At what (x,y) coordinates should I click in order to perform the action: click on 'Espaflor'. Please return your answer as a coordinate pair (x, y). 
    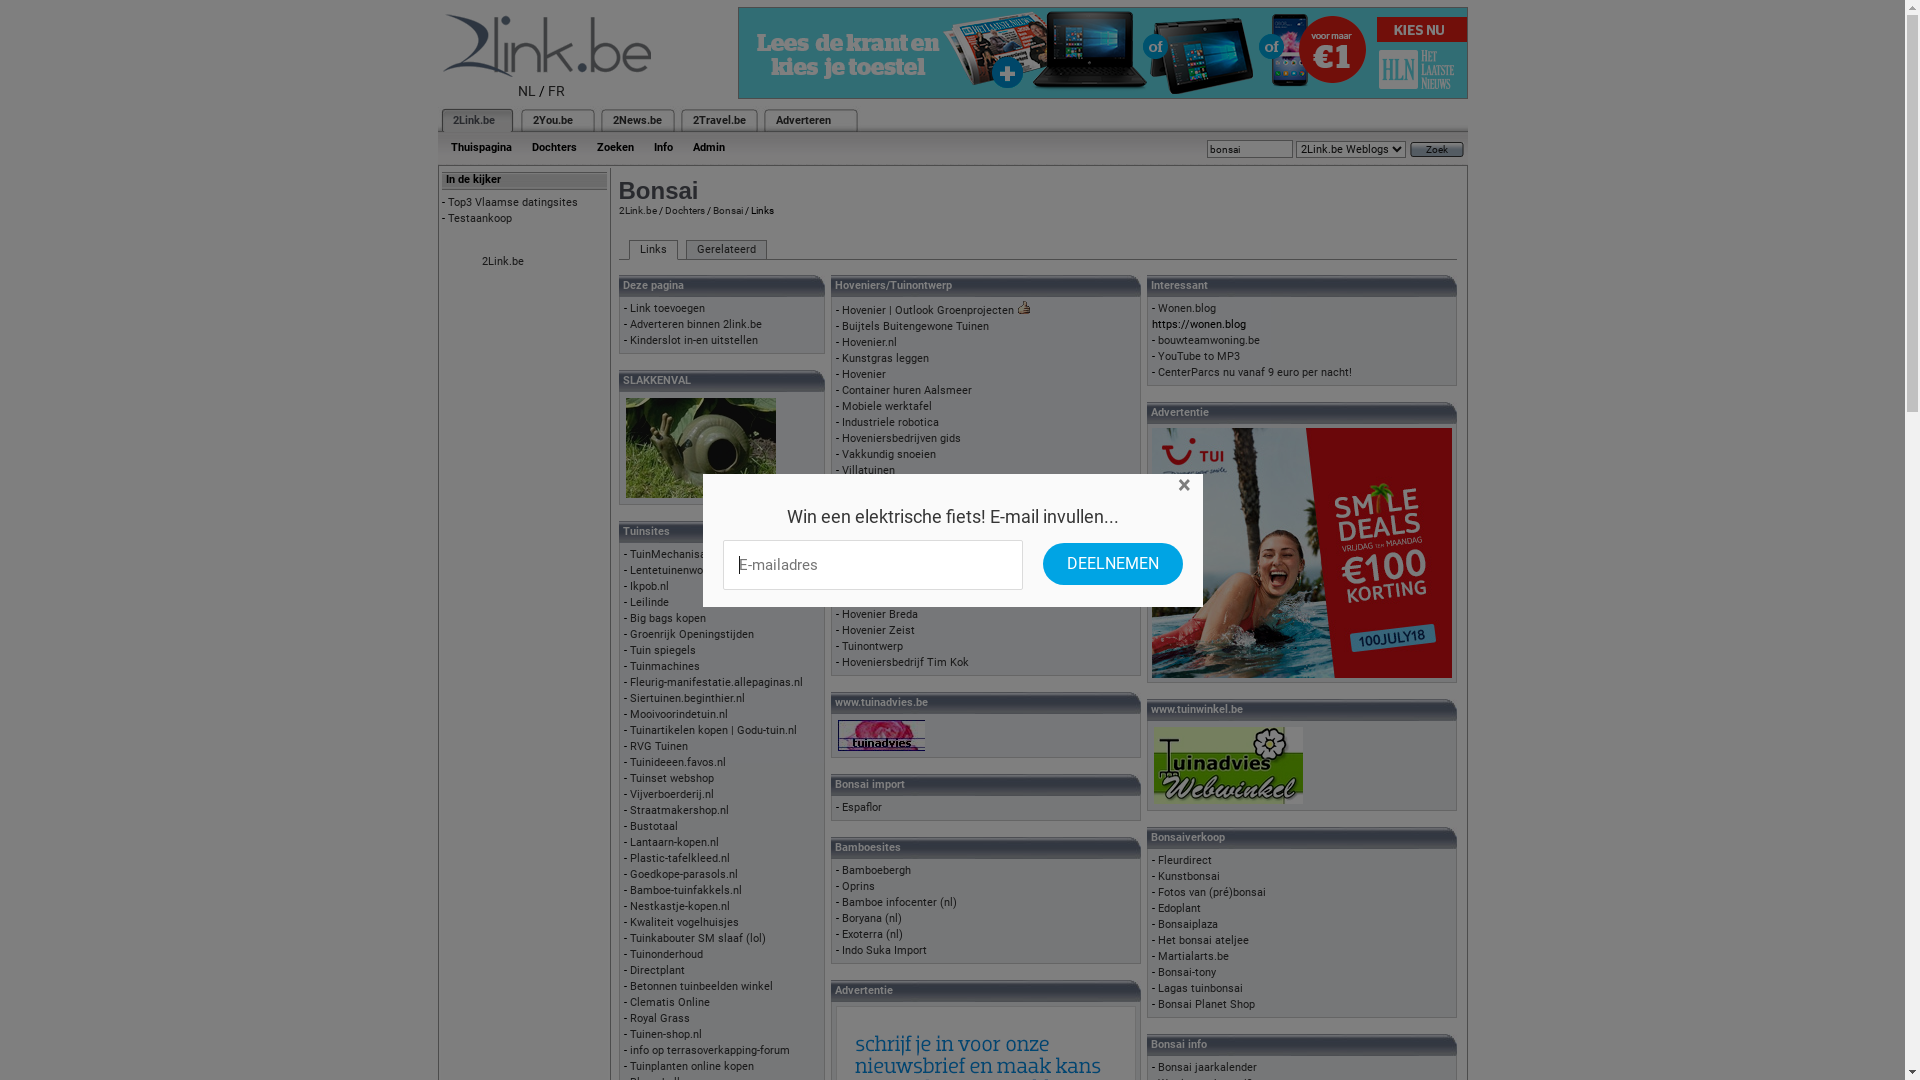
    Looking at the image, I should click on (841, 806).